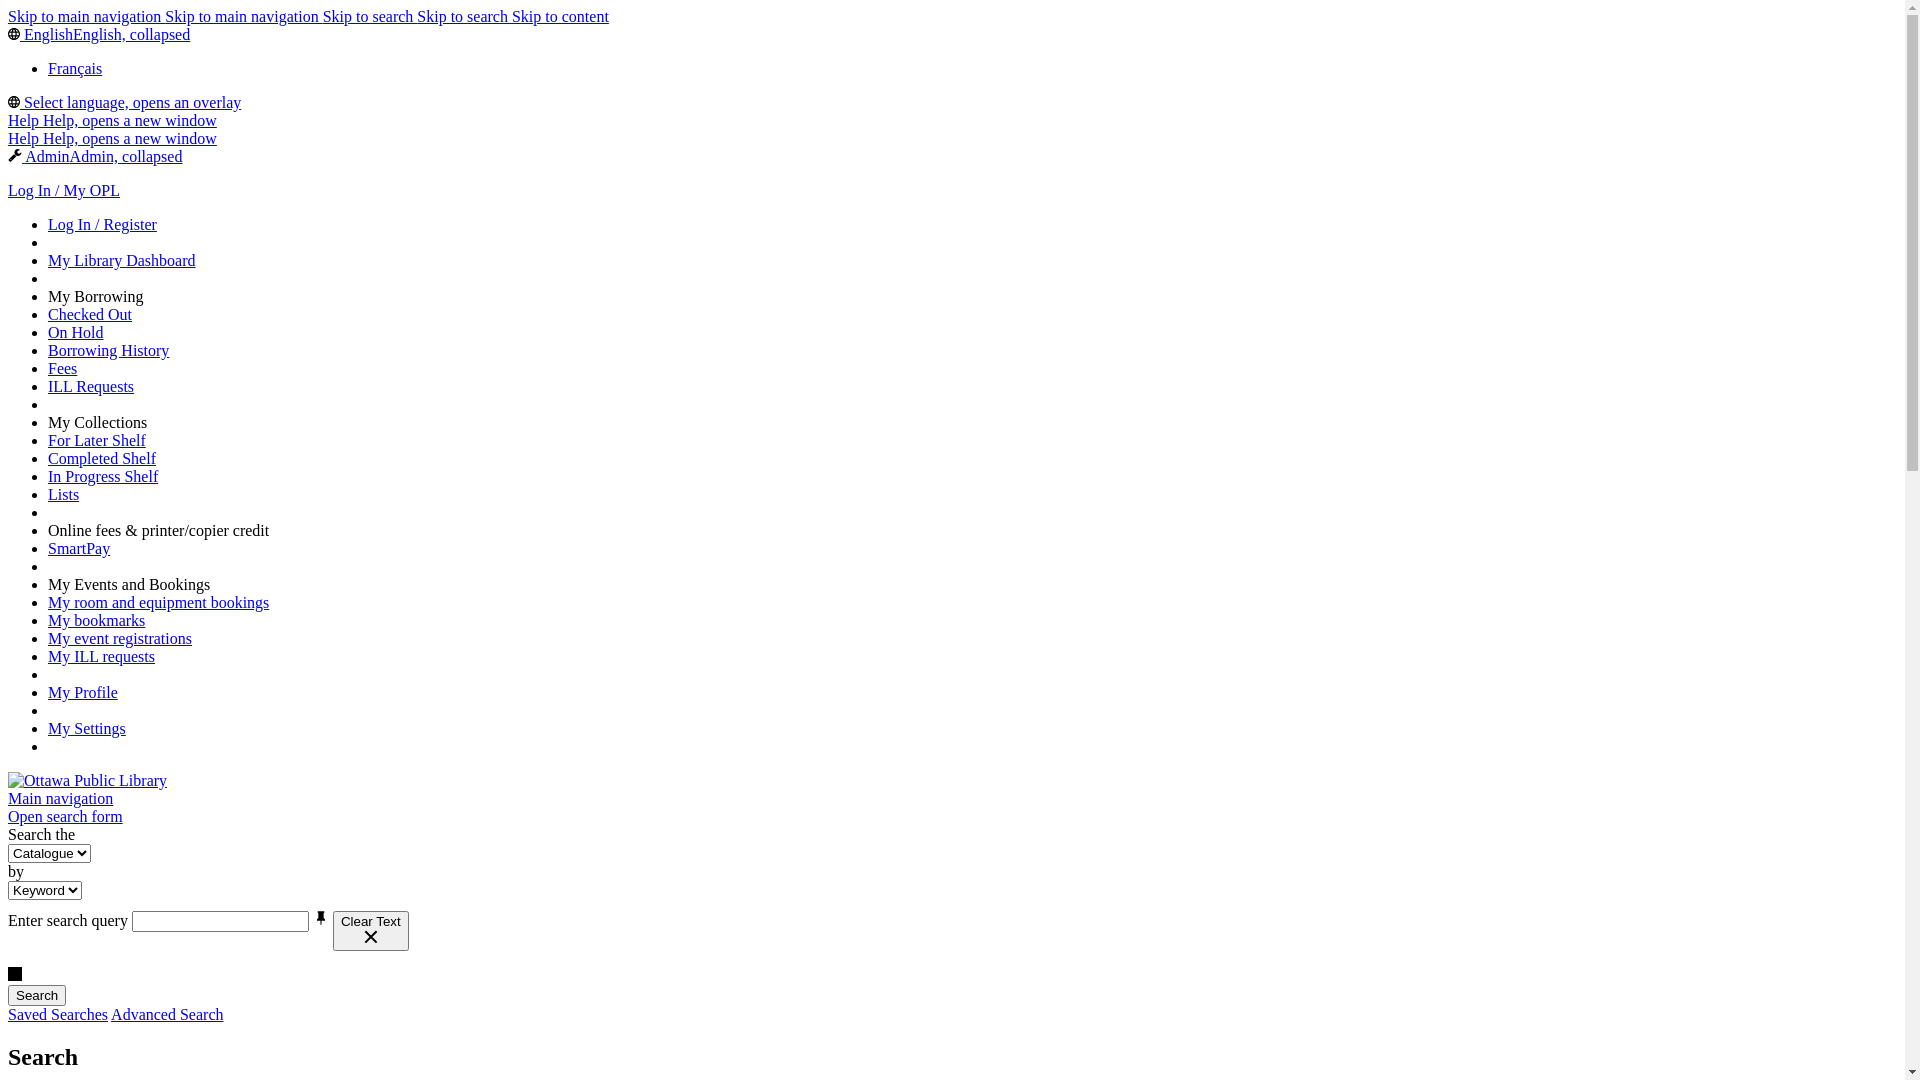  I want to click on 'Saved Searches', so click(57, 1014).